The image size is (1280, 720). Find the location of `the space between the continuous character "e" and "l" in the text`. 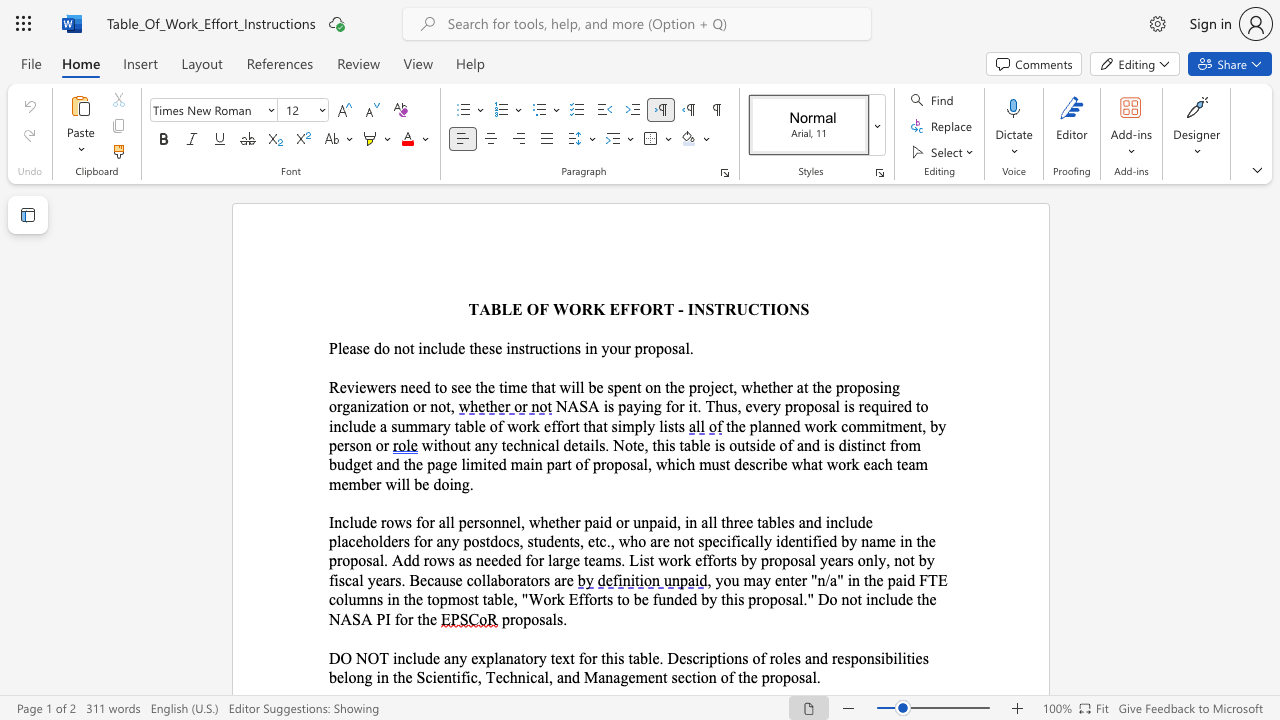

the space between the continuous character "e" and "l" in the text is located at coordinates (343, 676).